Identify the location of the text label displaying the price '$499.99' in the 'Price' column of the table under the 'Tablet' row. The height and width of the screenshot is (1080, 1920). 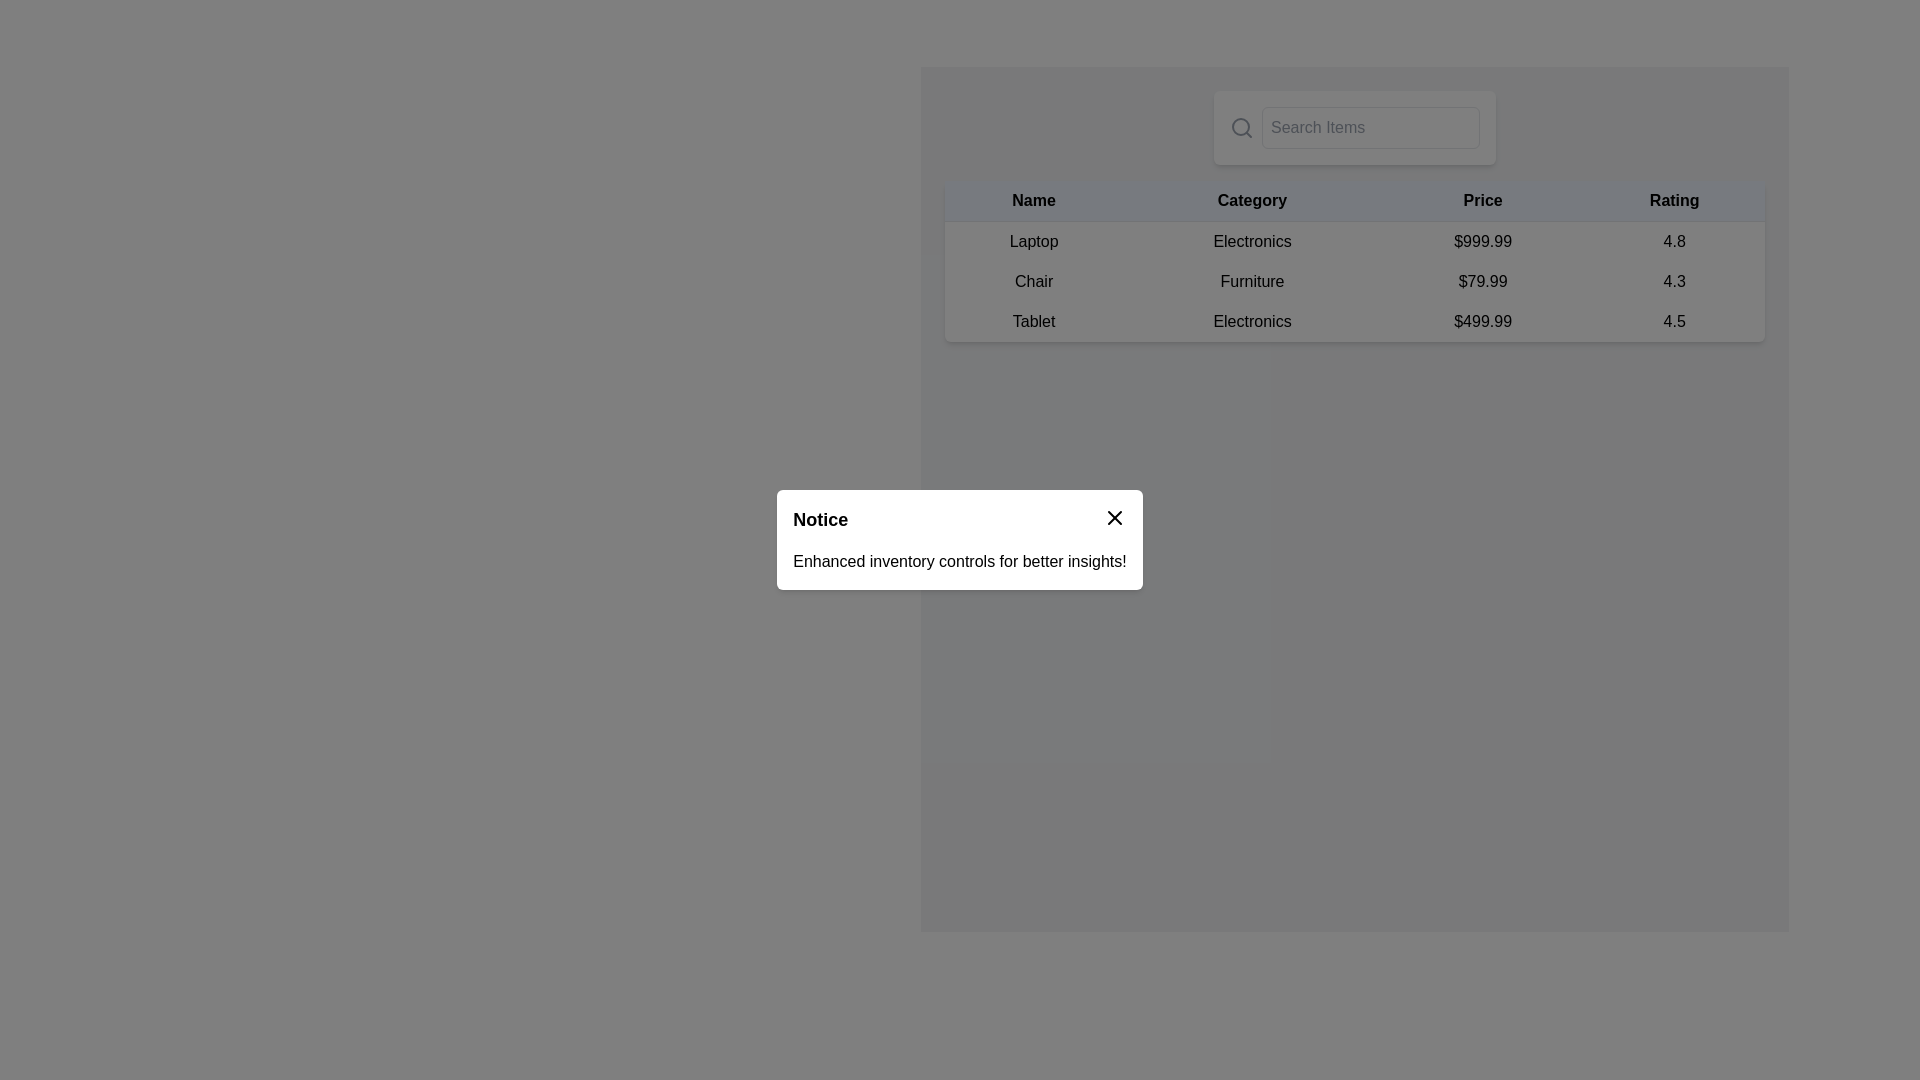
(1483, 320).